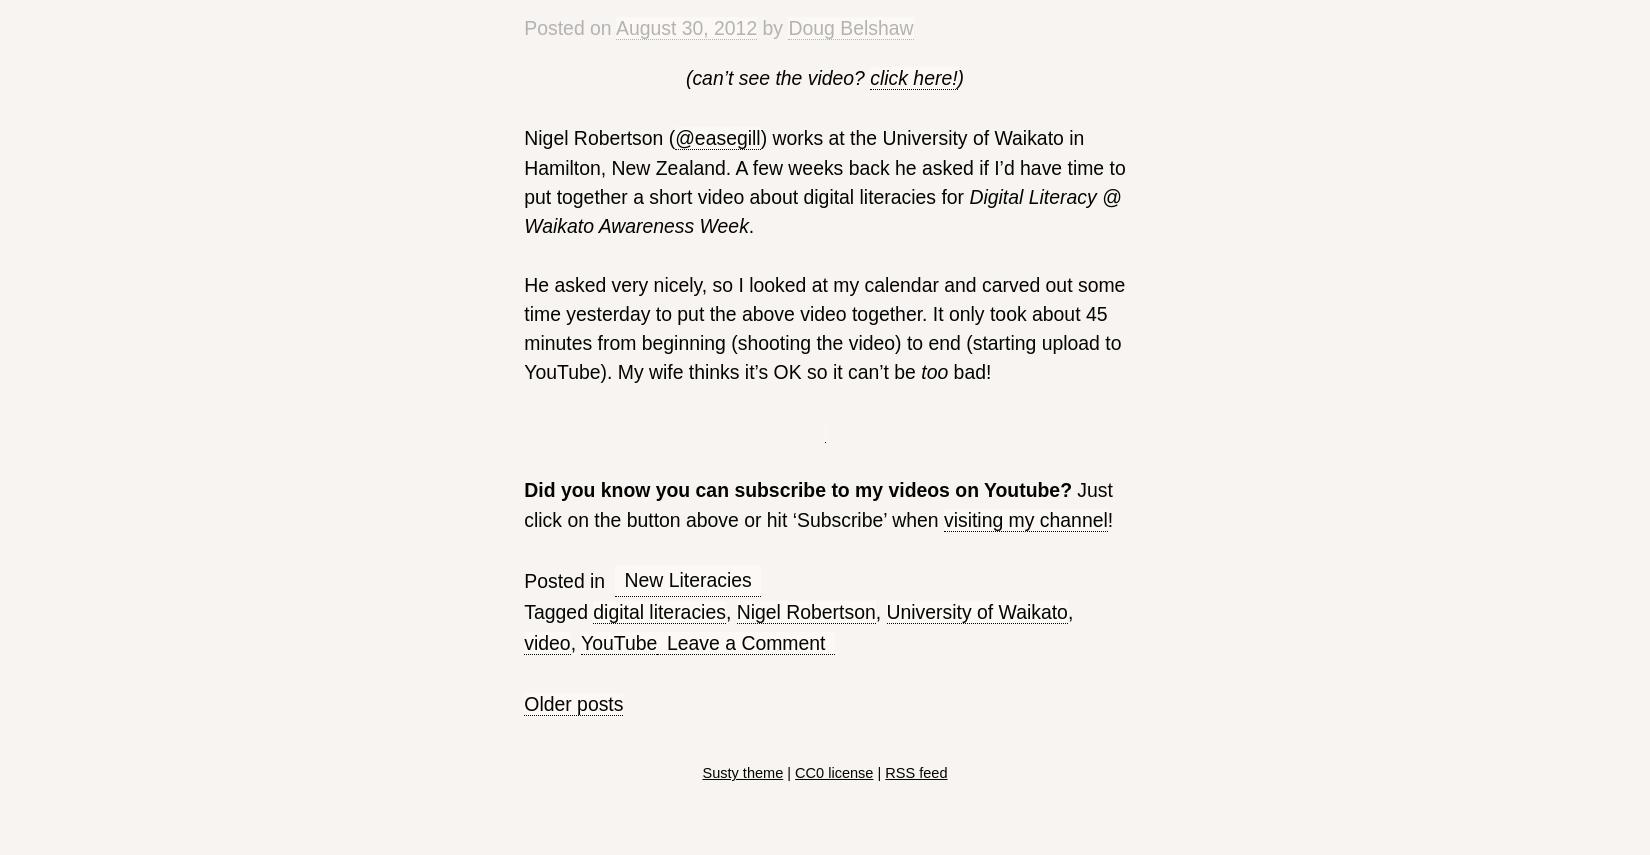 The width and height of the screenshot is (1650, 855). I want to click on 'Just click on the button above or hit ‘Subscribe’ when', so click(817, 503).